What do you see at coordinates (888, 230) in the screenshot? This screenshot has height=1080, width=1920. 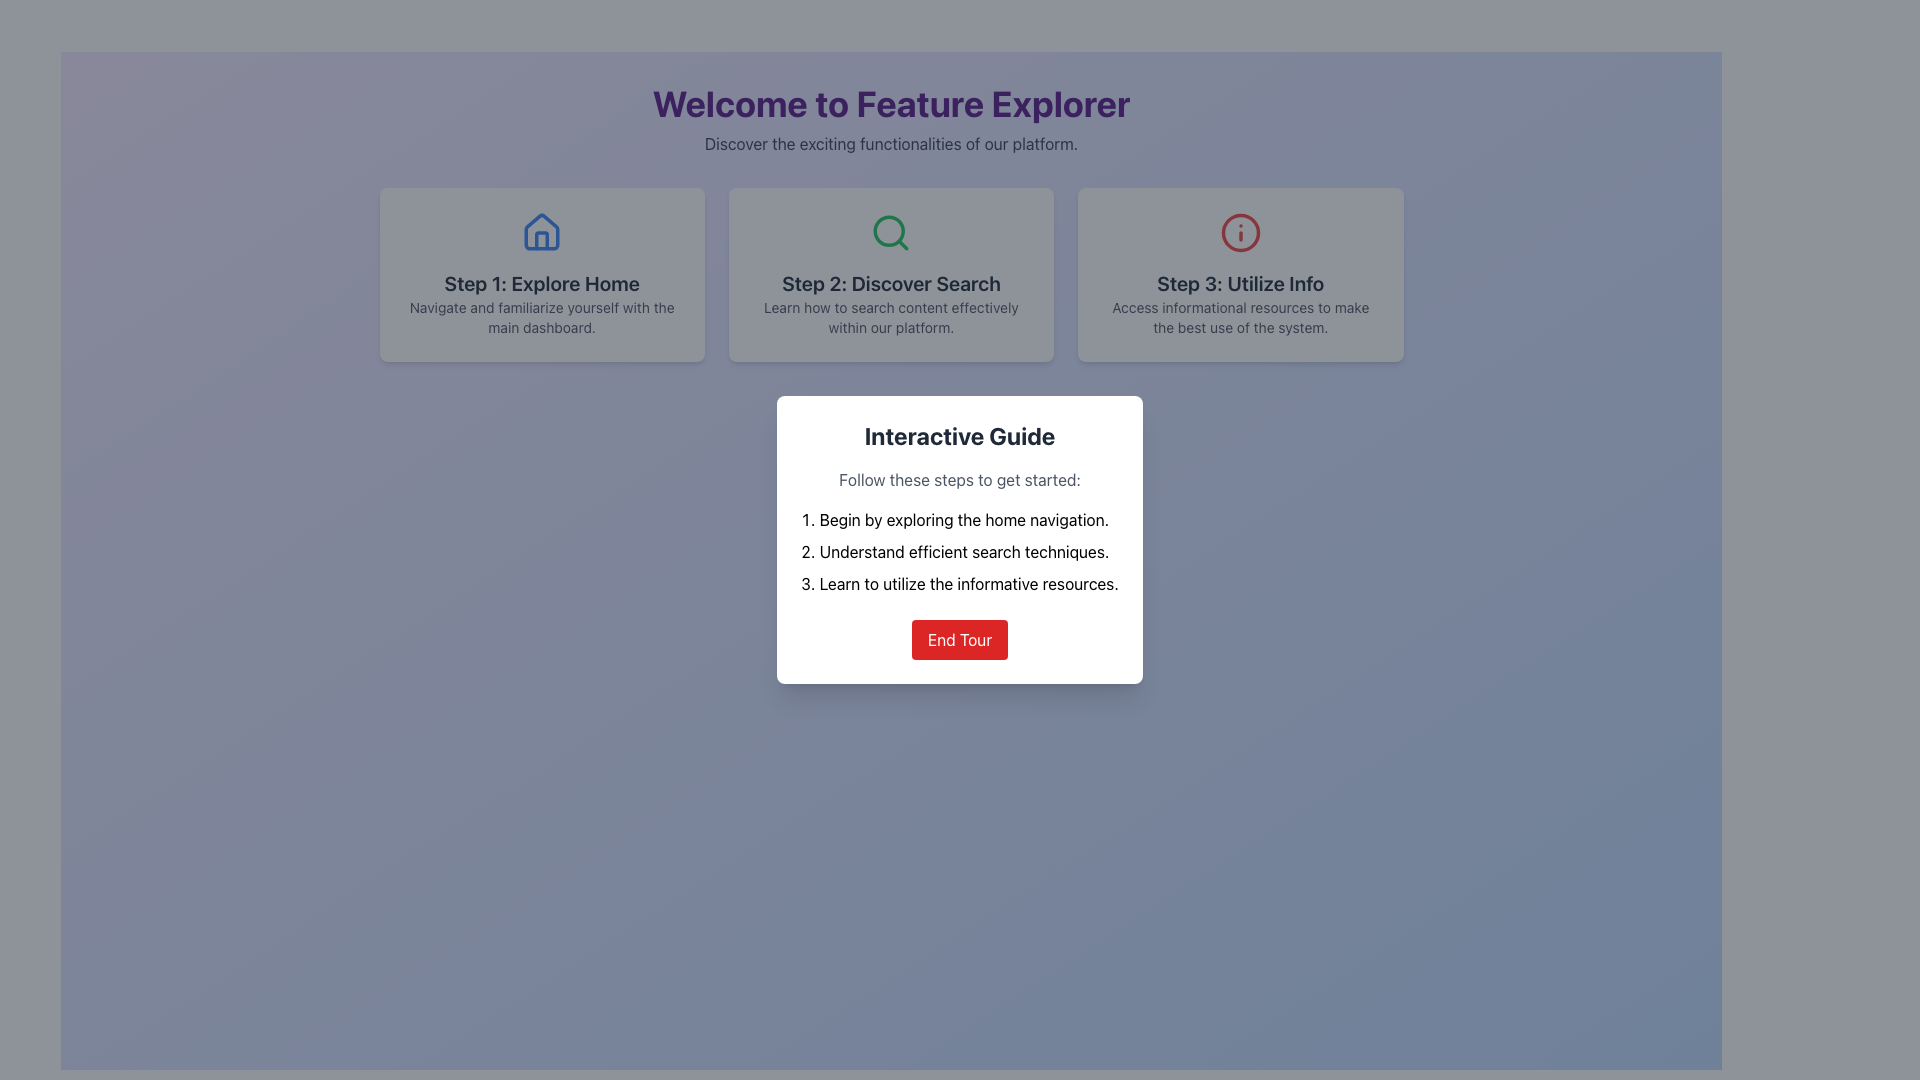 I see `the SVG circle element that is centrally positioned within the green border of the magnifying glass icon in the second step of the interface's feature explorer section` at bounding box center [888, 230].